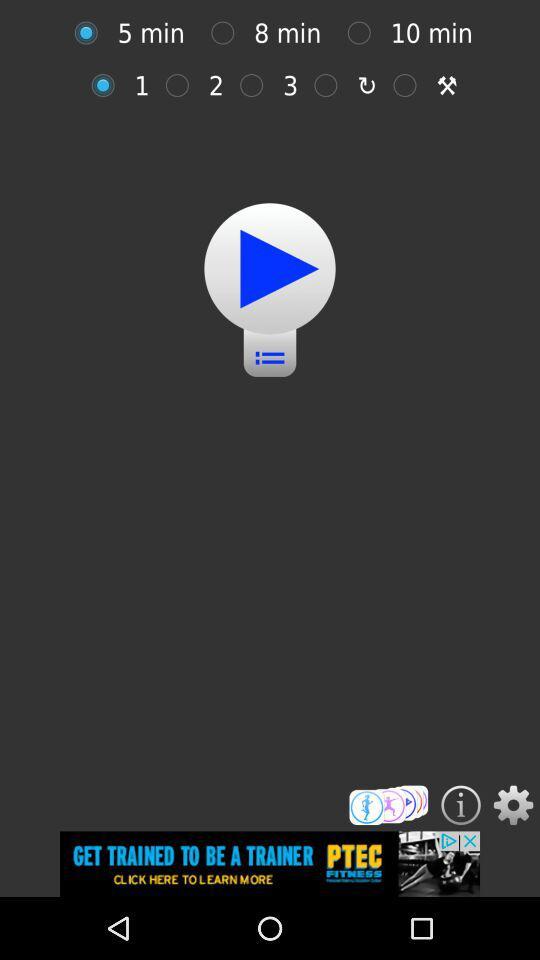 The height and width of the screenshot is (960, 540). Describe the element at coordinates (226, 32) in the screenshot. I see `option button` at that location.